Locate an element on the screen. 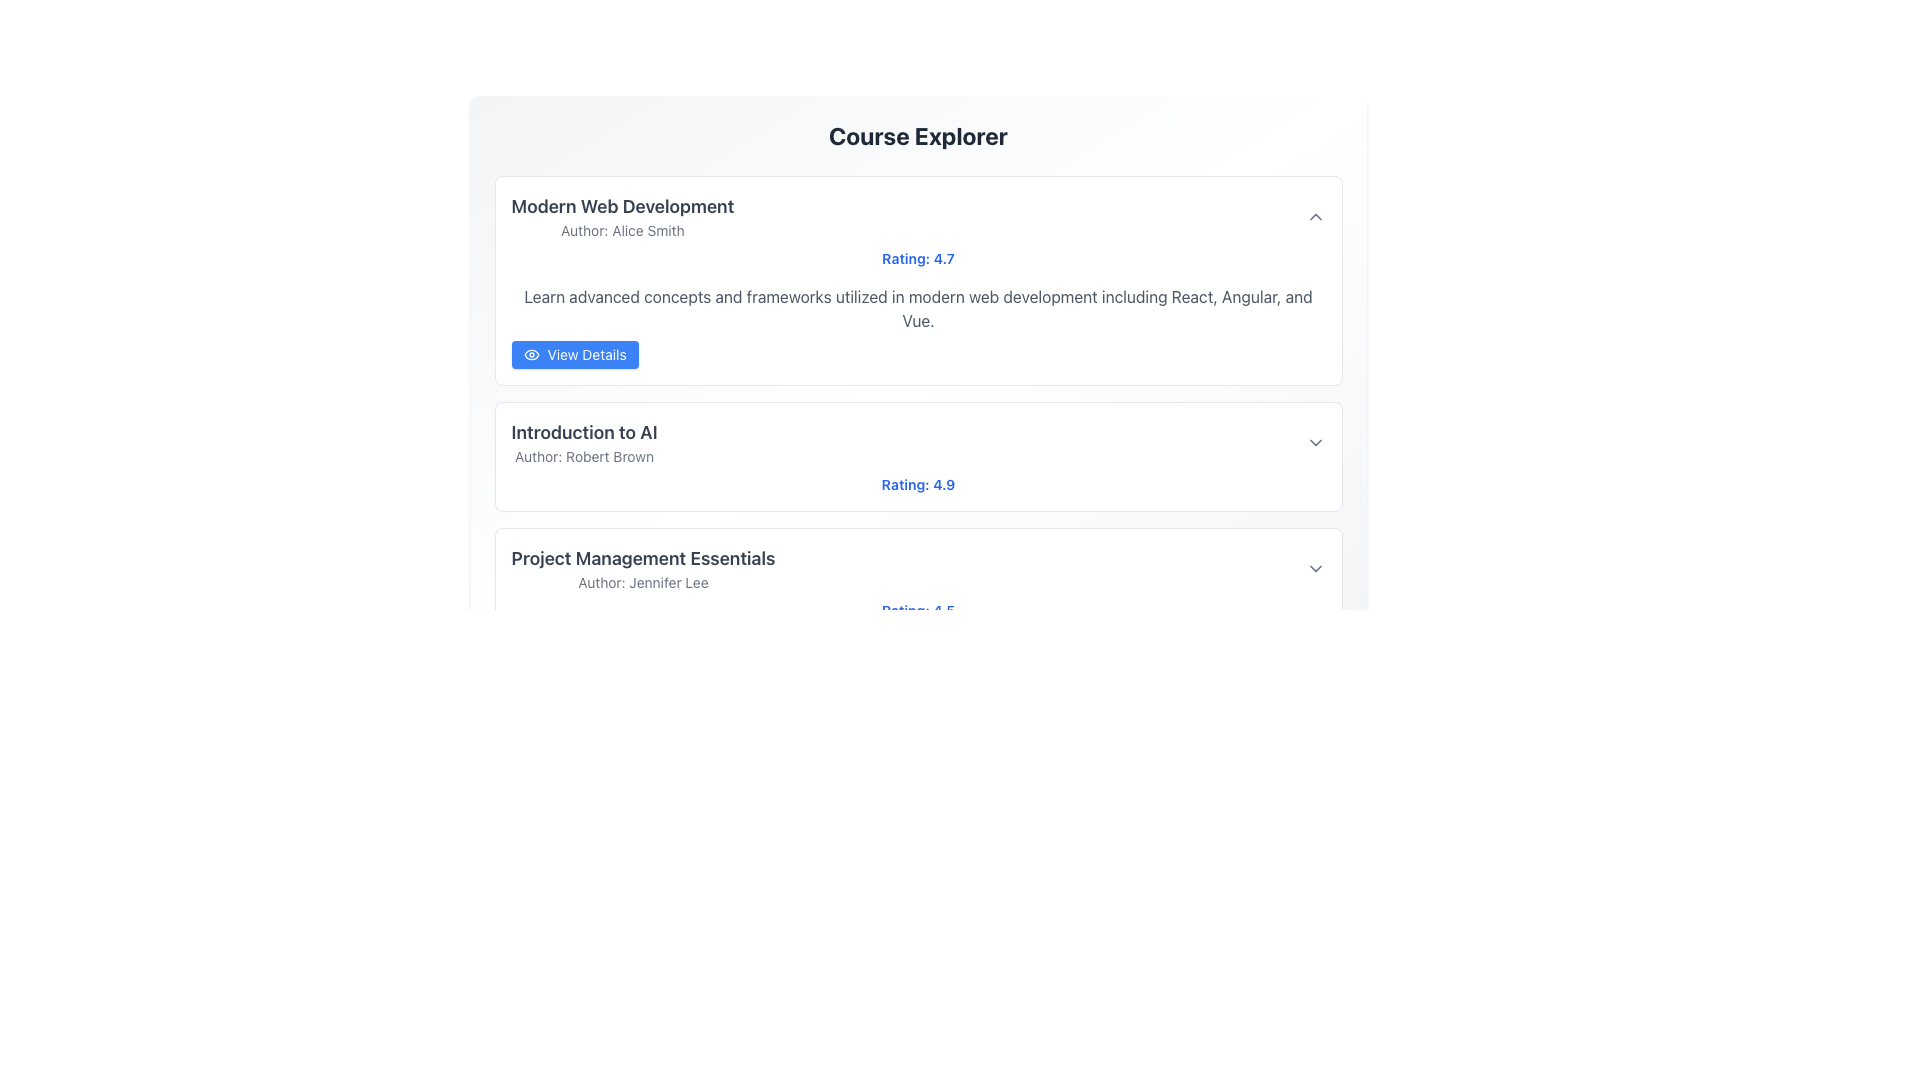 The image size is (1920, 1080). textual label displaying 'Rating: 4.9' in blue, which is located at the bottom section of the card titled 'Introduction to AI' is located at coordinates (917, 485).